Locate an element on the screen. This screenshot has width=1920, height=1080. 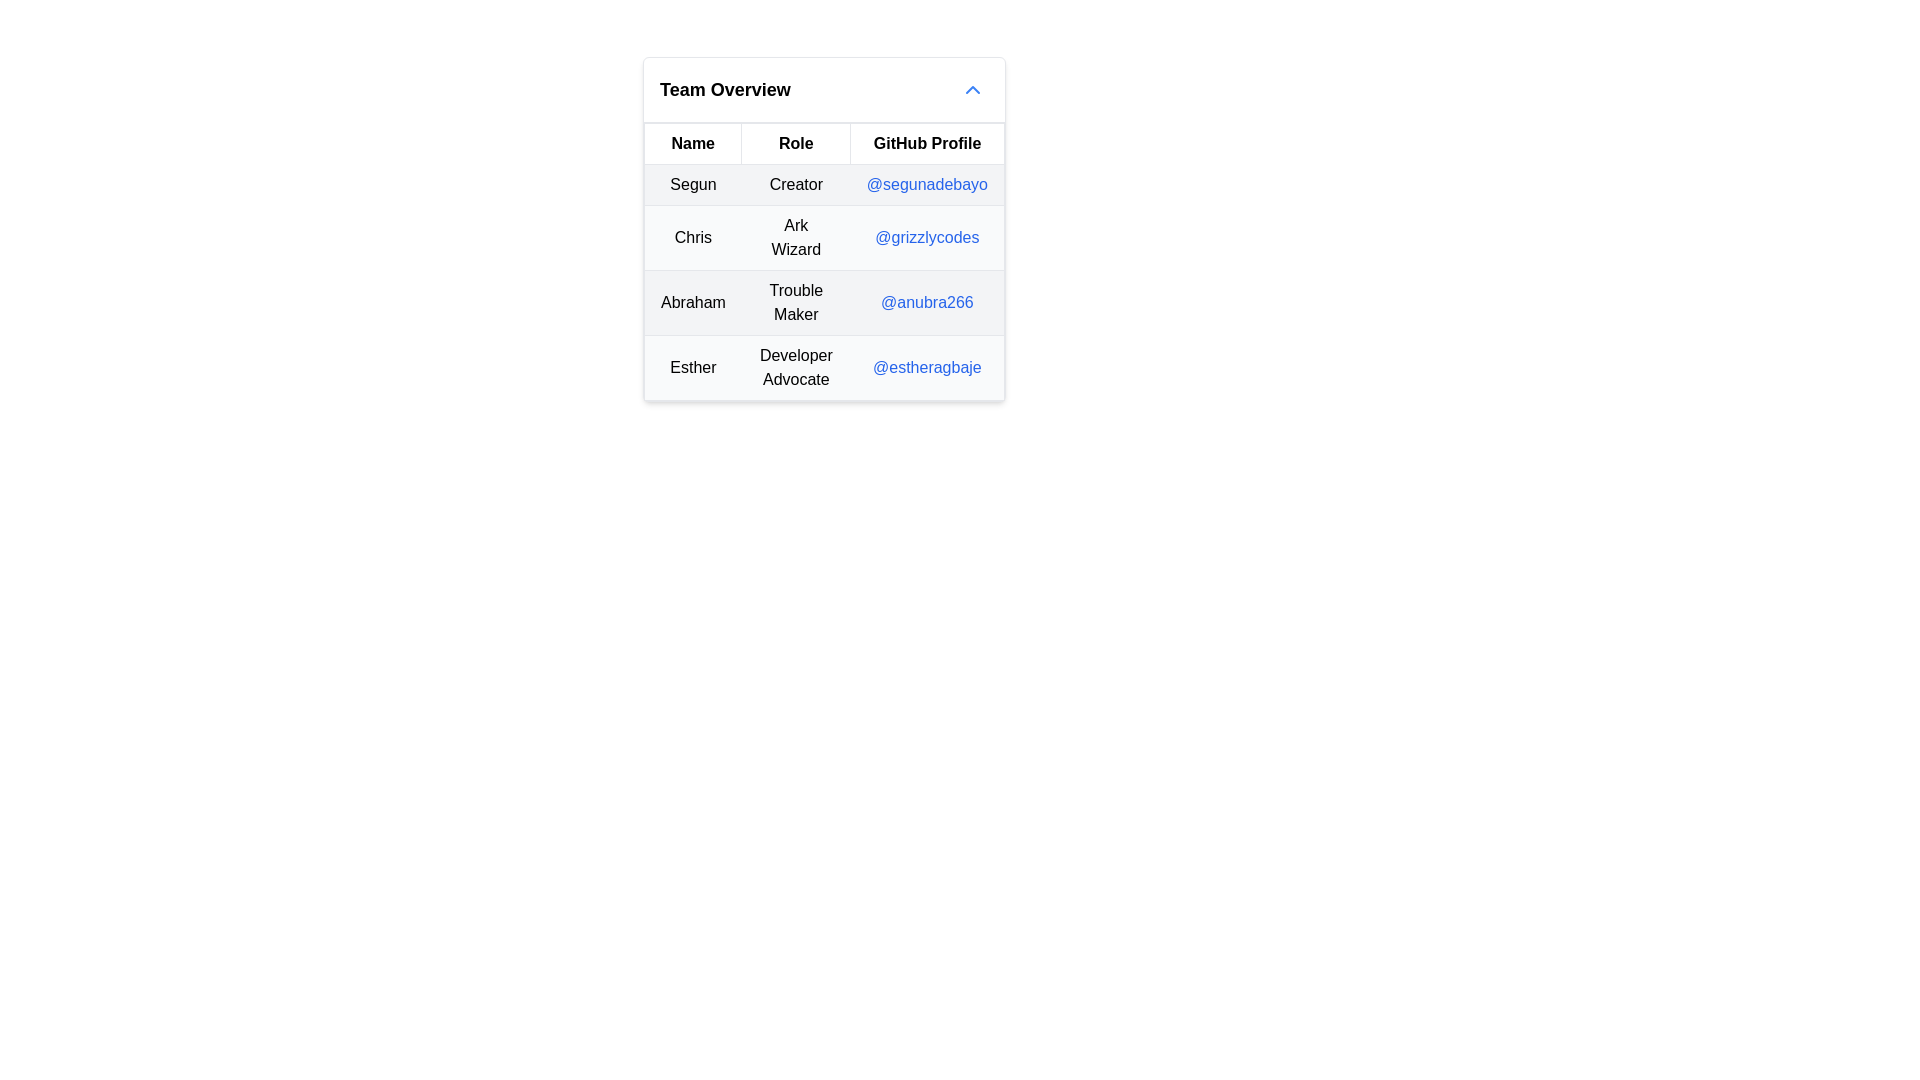
the 'Trouble Maker' text display element located in the third row of the table under the 'Role' column, surrounded by 'Abraham' and '@anubra266' is located at coordinates (795, 303).